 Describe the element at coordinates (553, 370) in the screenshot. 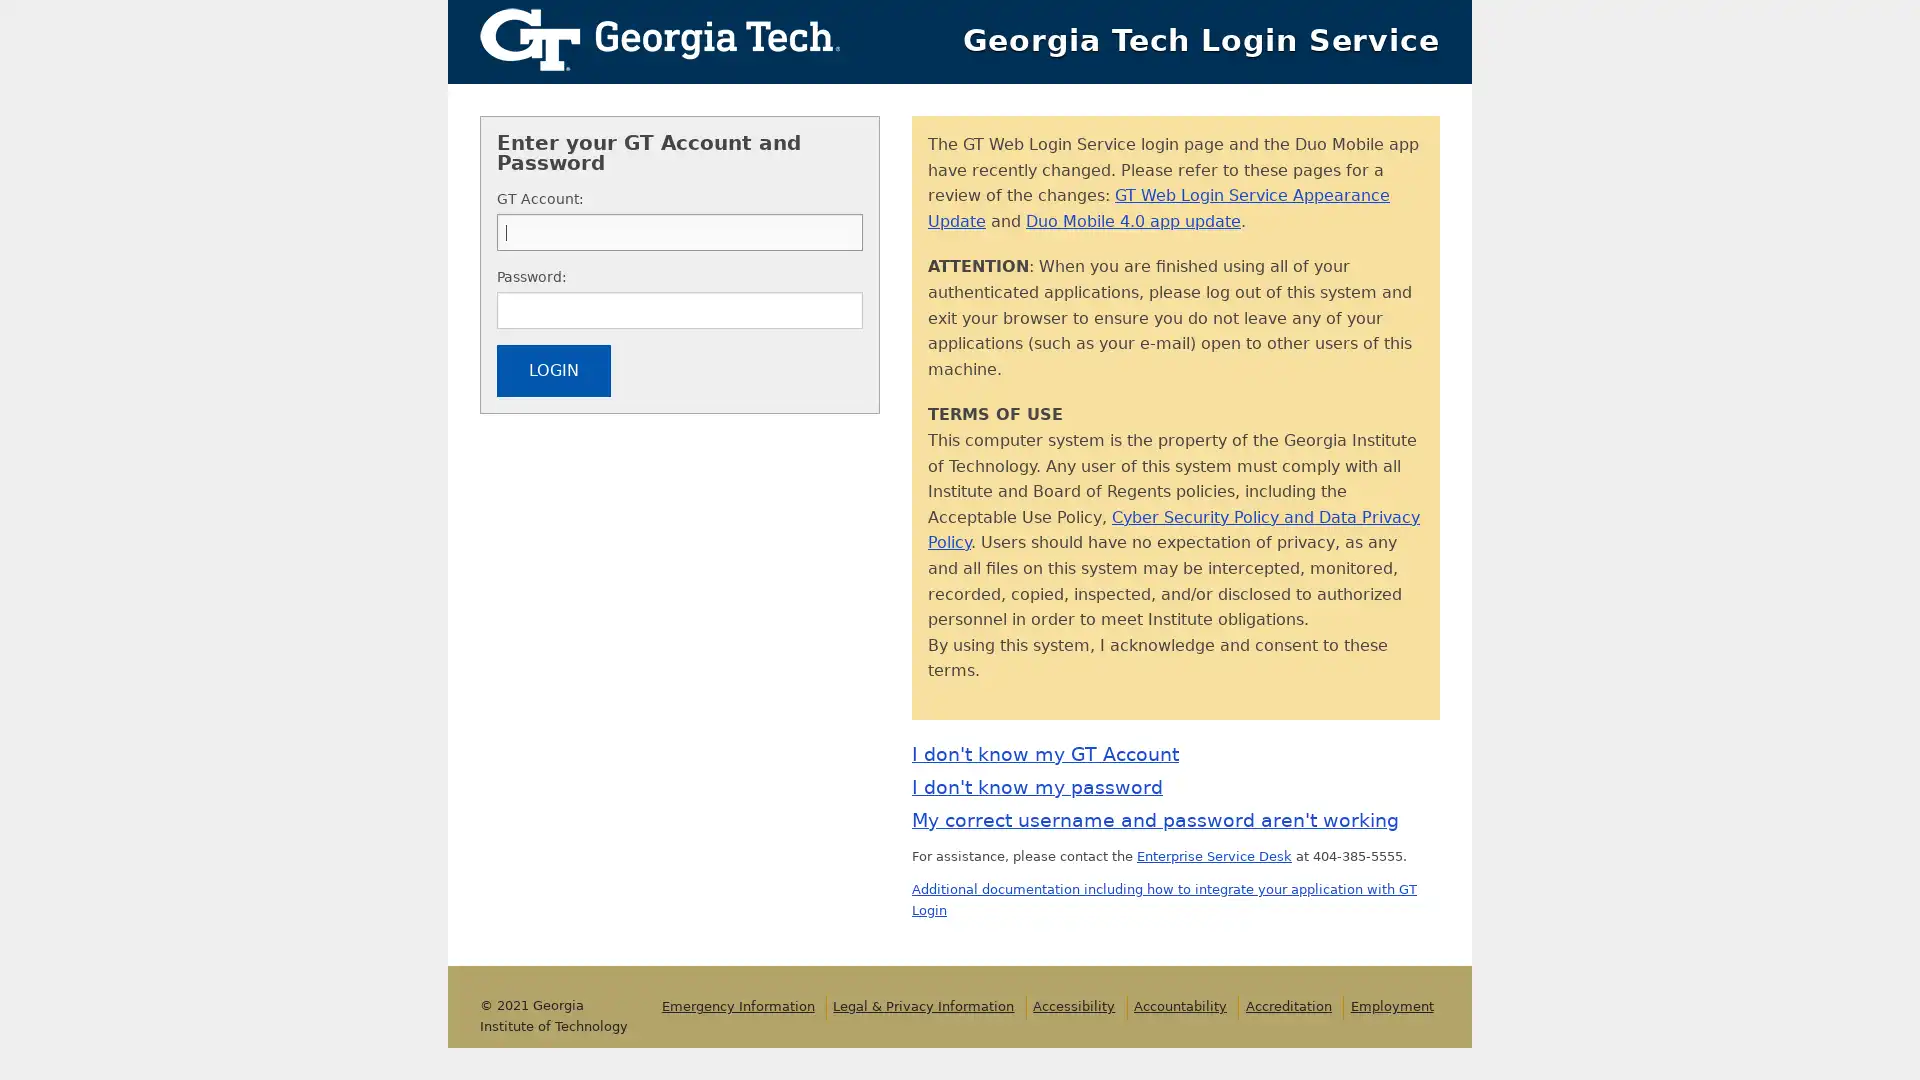

I see `LOGIN` at that location.